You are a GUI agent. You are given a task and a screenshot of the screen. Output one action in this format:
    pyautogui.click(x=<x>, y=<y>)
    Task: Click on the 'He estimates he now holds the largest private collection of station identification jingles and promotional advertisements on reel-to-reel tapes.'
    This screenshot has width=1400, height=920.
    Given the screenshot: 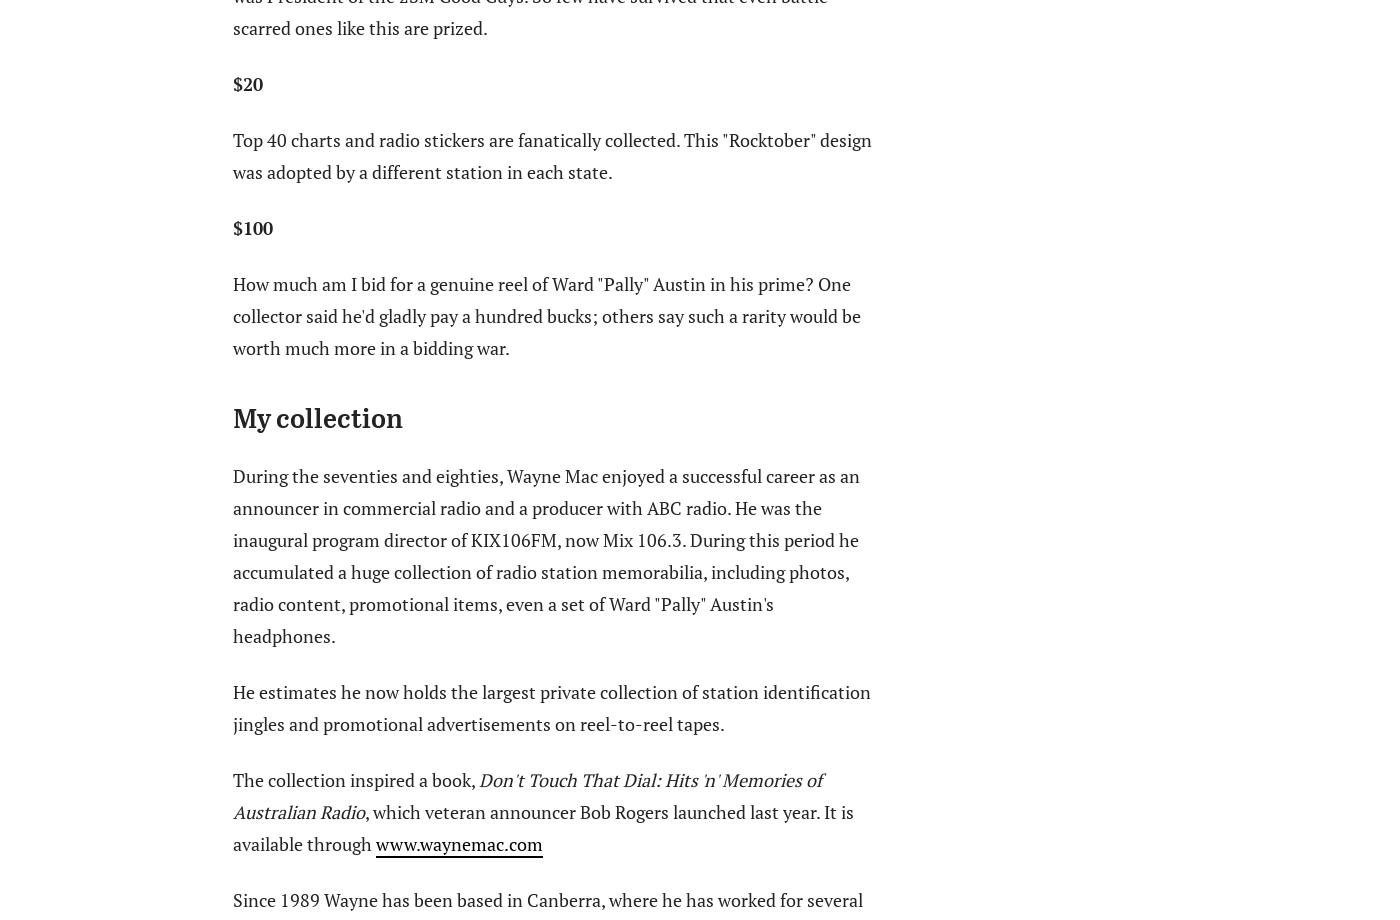 What is the action you would take?
    pyautogui.click(x=231, y=707)
    